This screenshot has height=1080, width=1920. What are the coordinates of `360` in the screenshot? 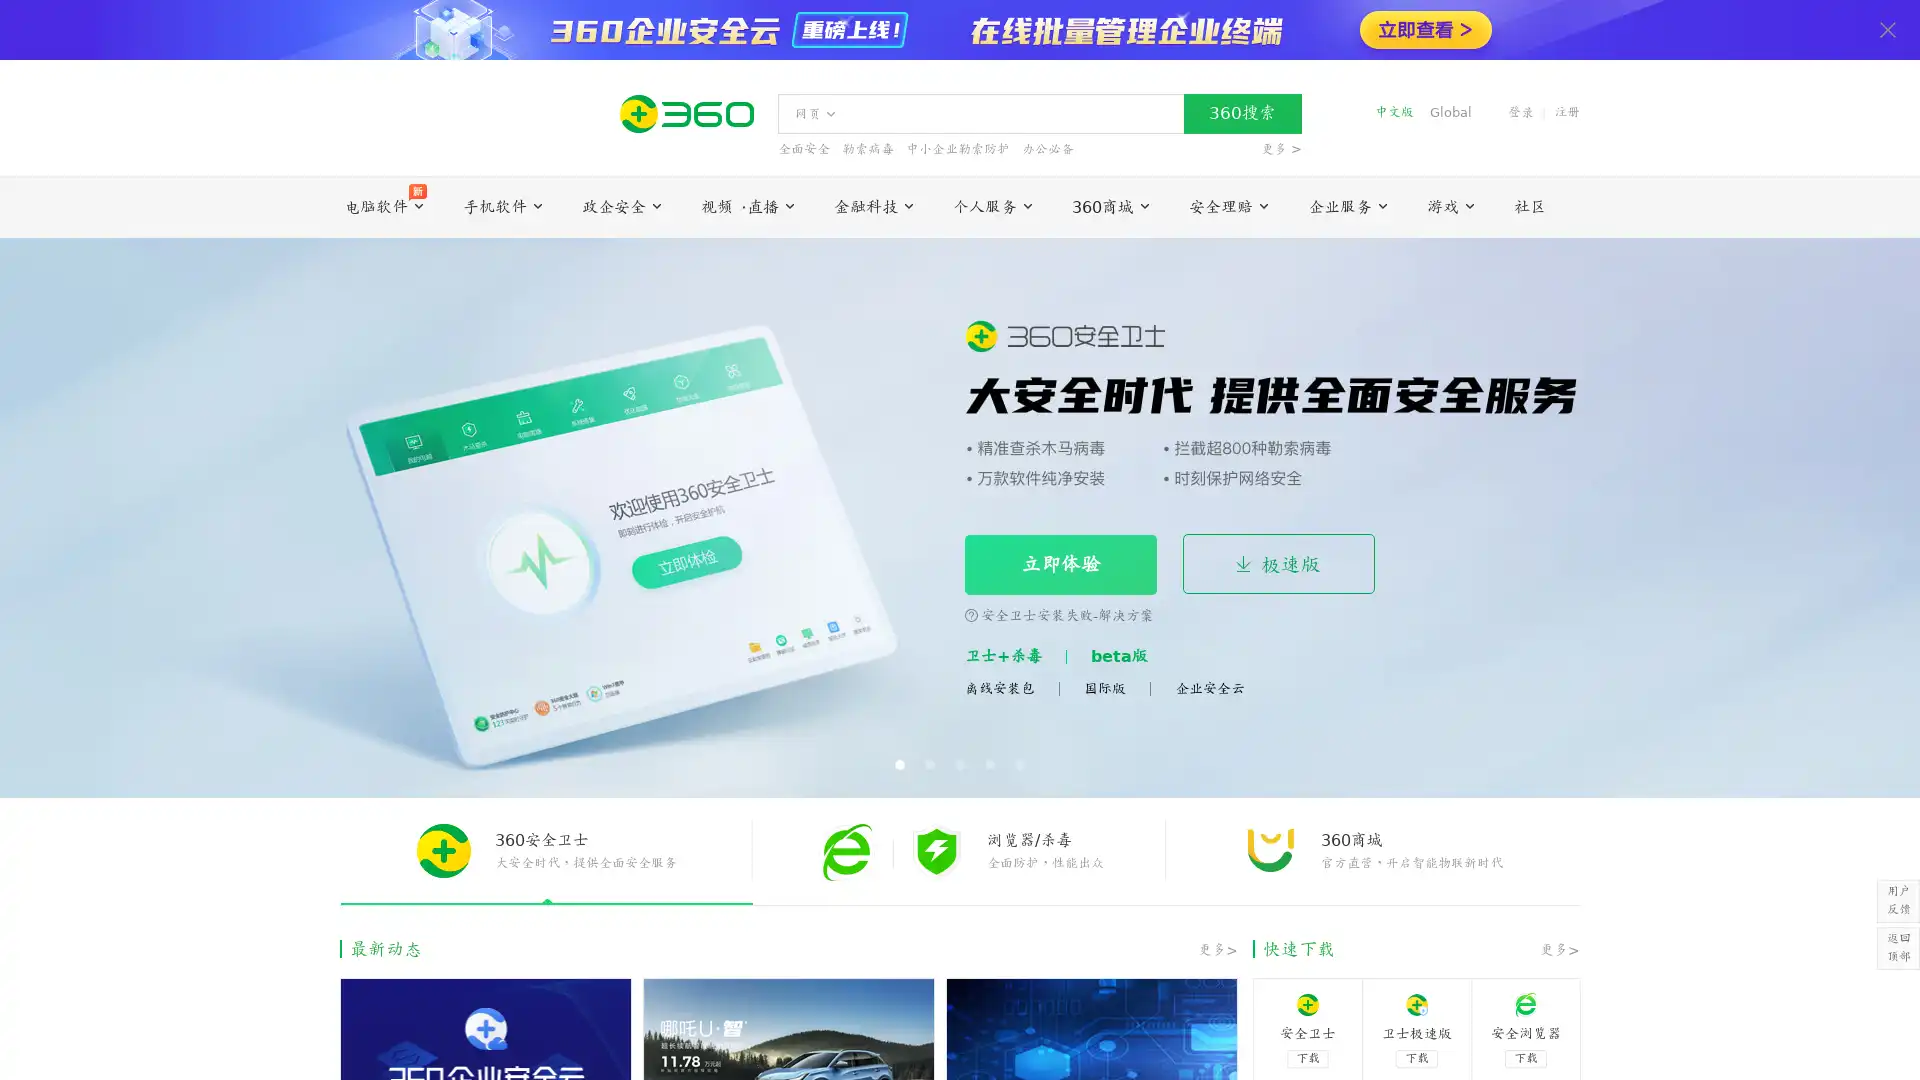 It's located at (1241, 114).